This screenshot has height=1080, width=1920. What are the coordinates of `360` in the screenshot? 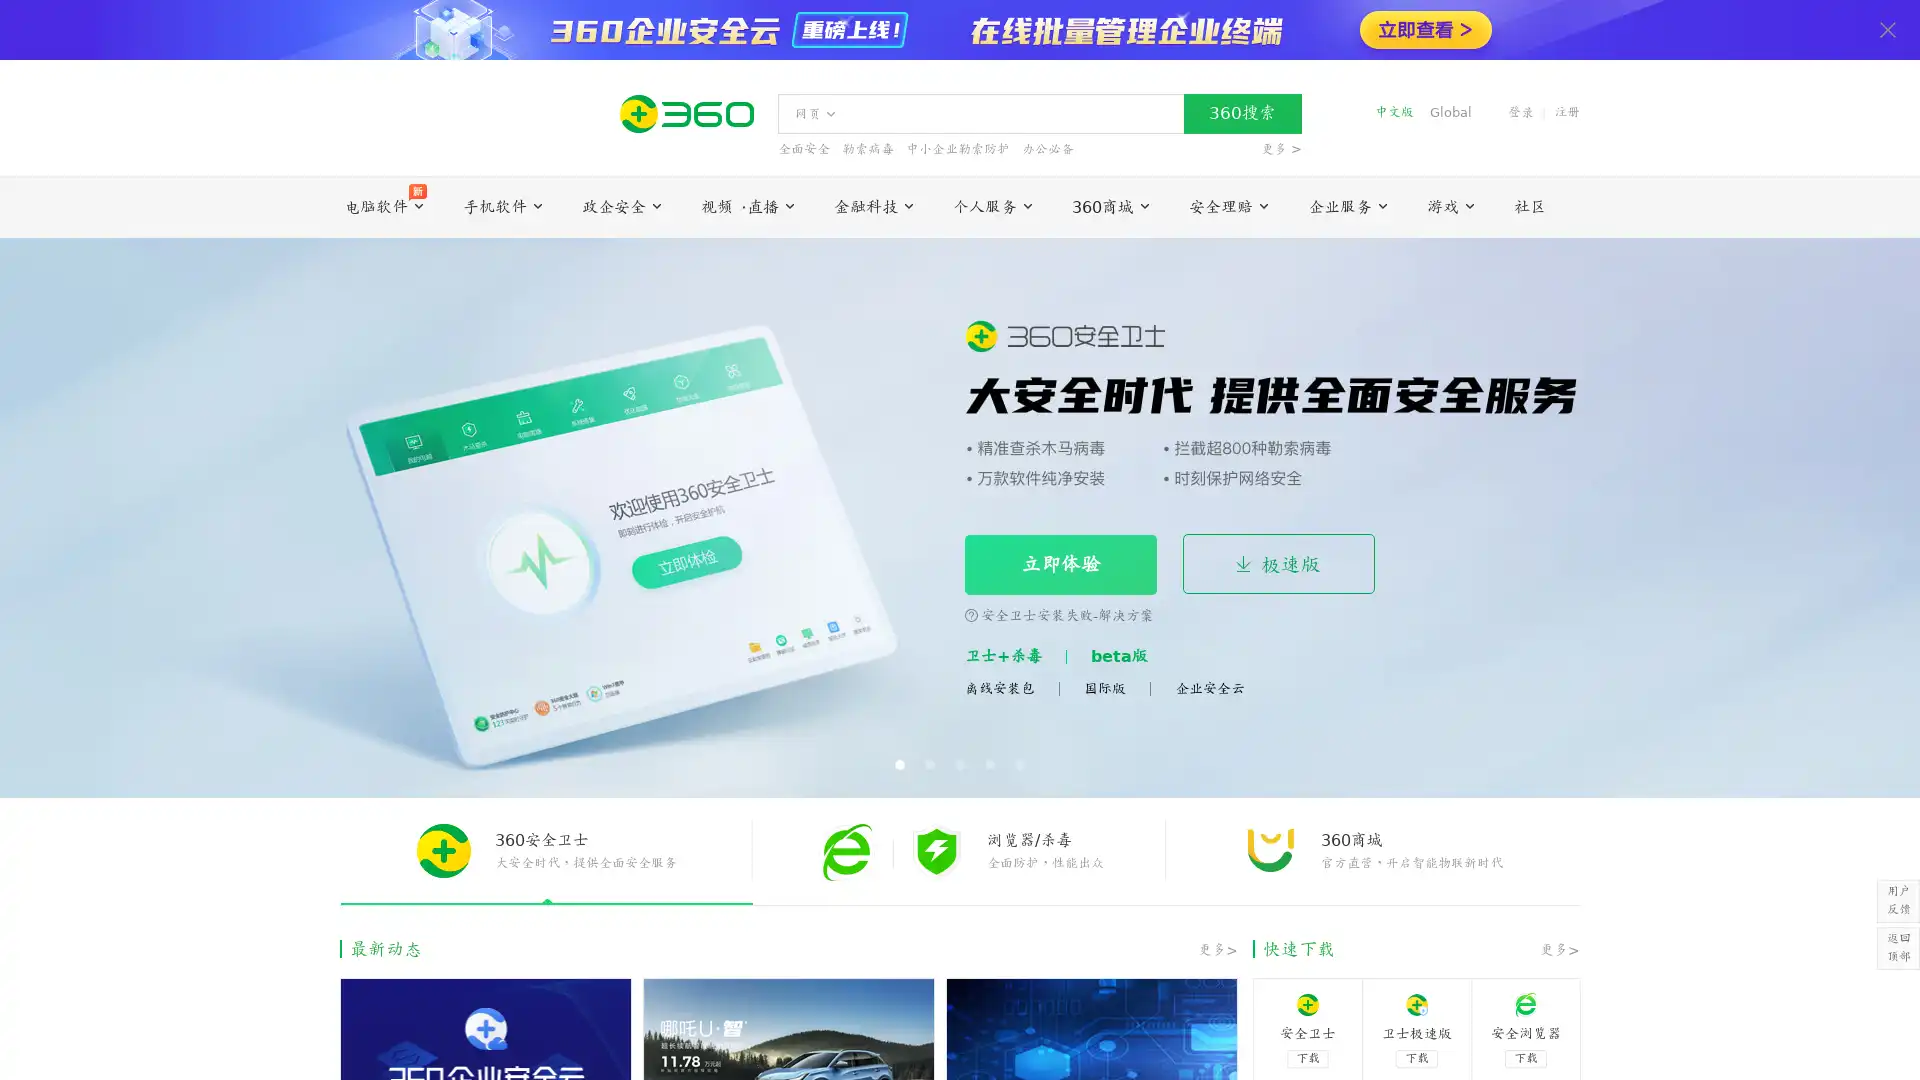 It's located at (1241, 114).